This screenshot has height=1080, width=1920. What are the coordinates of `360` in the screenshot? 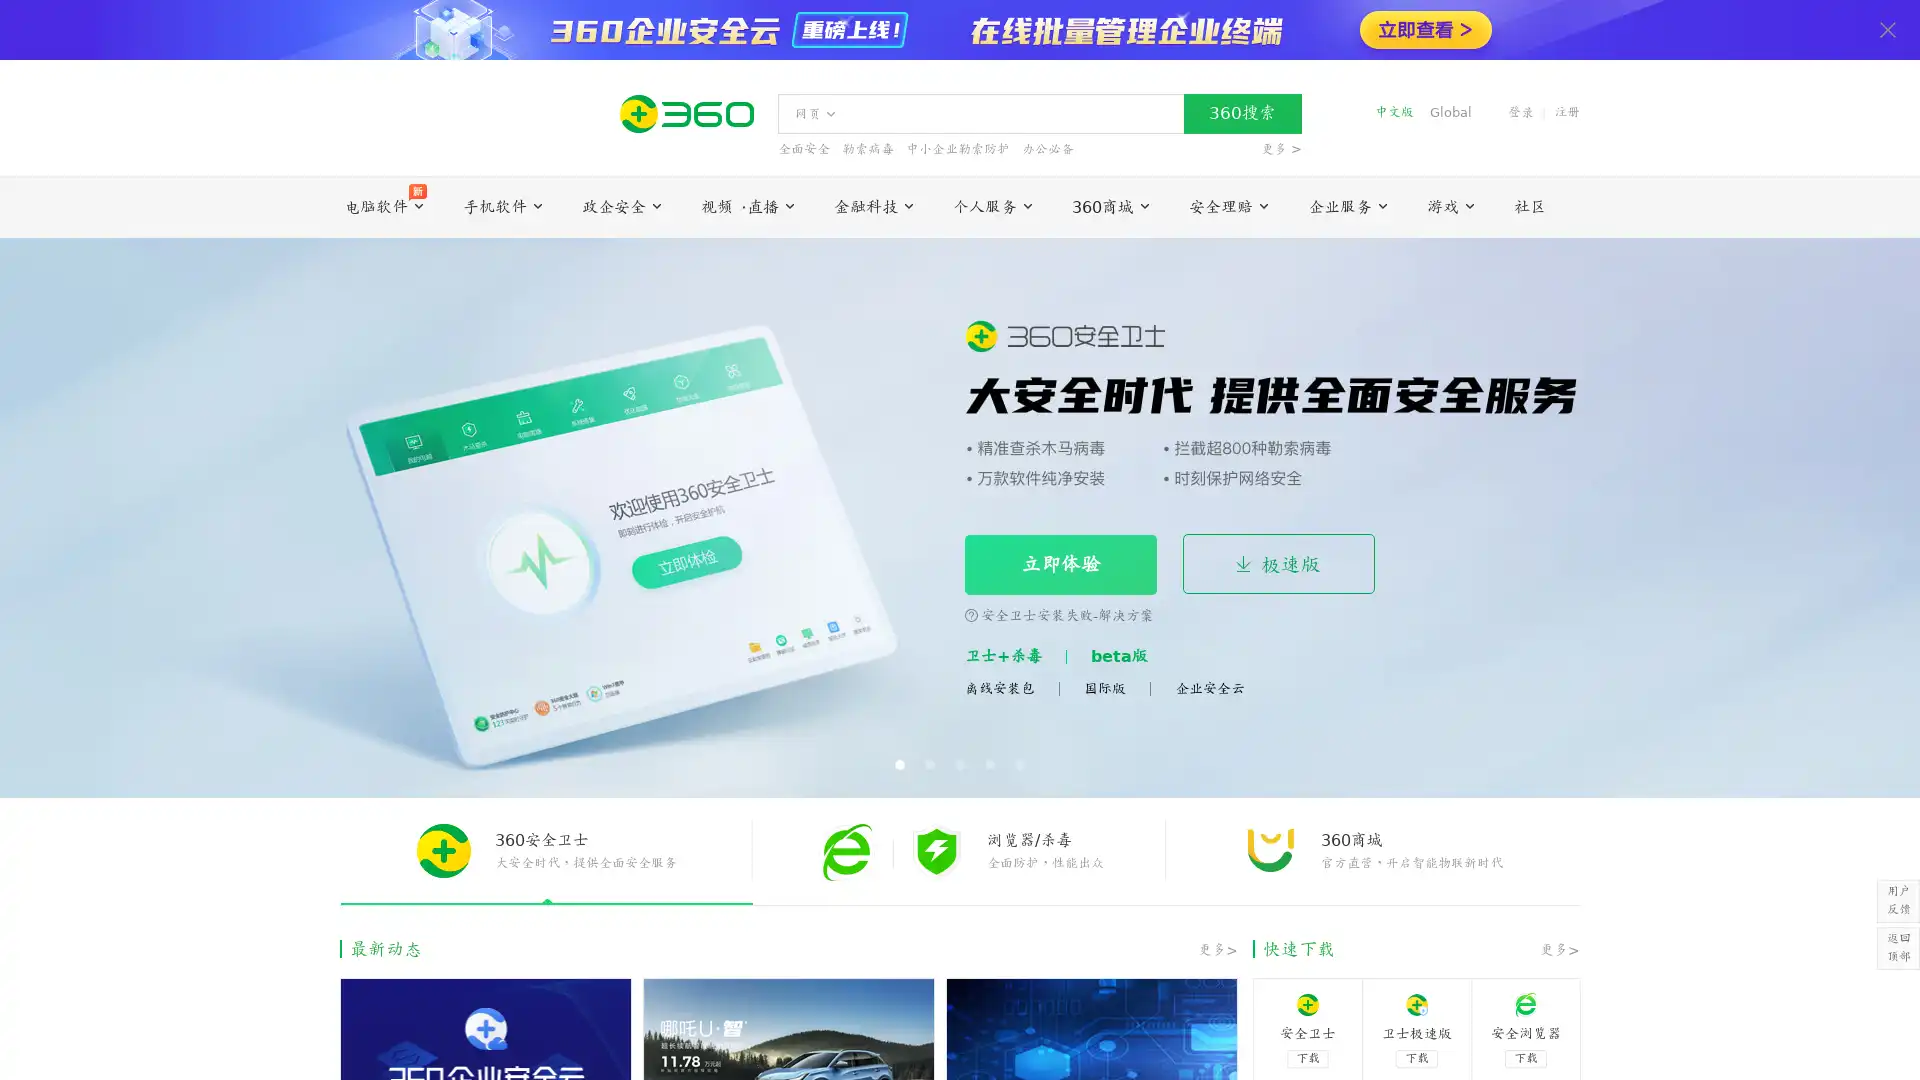 It's located at (1241, 114).